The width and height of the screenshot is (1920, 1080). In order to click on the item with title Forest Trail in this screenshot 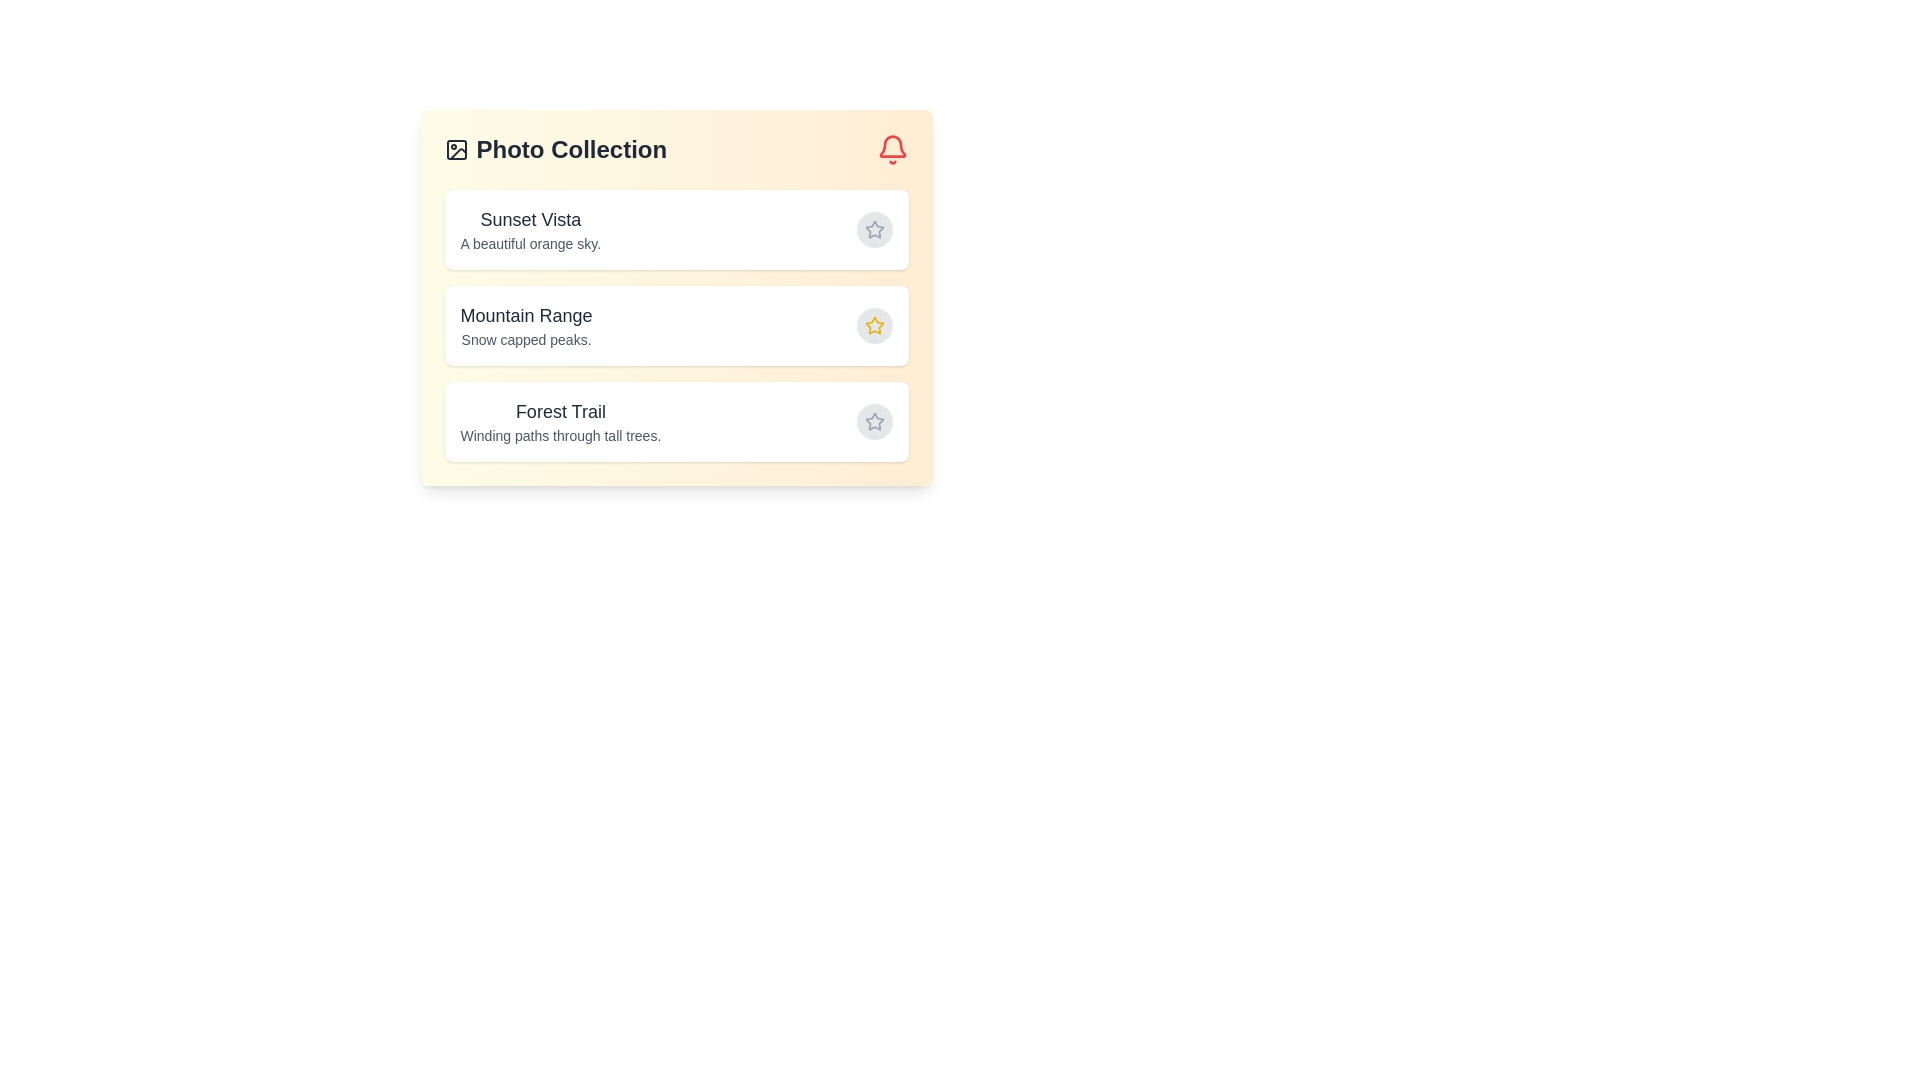, I will do `click(676, 420)`.